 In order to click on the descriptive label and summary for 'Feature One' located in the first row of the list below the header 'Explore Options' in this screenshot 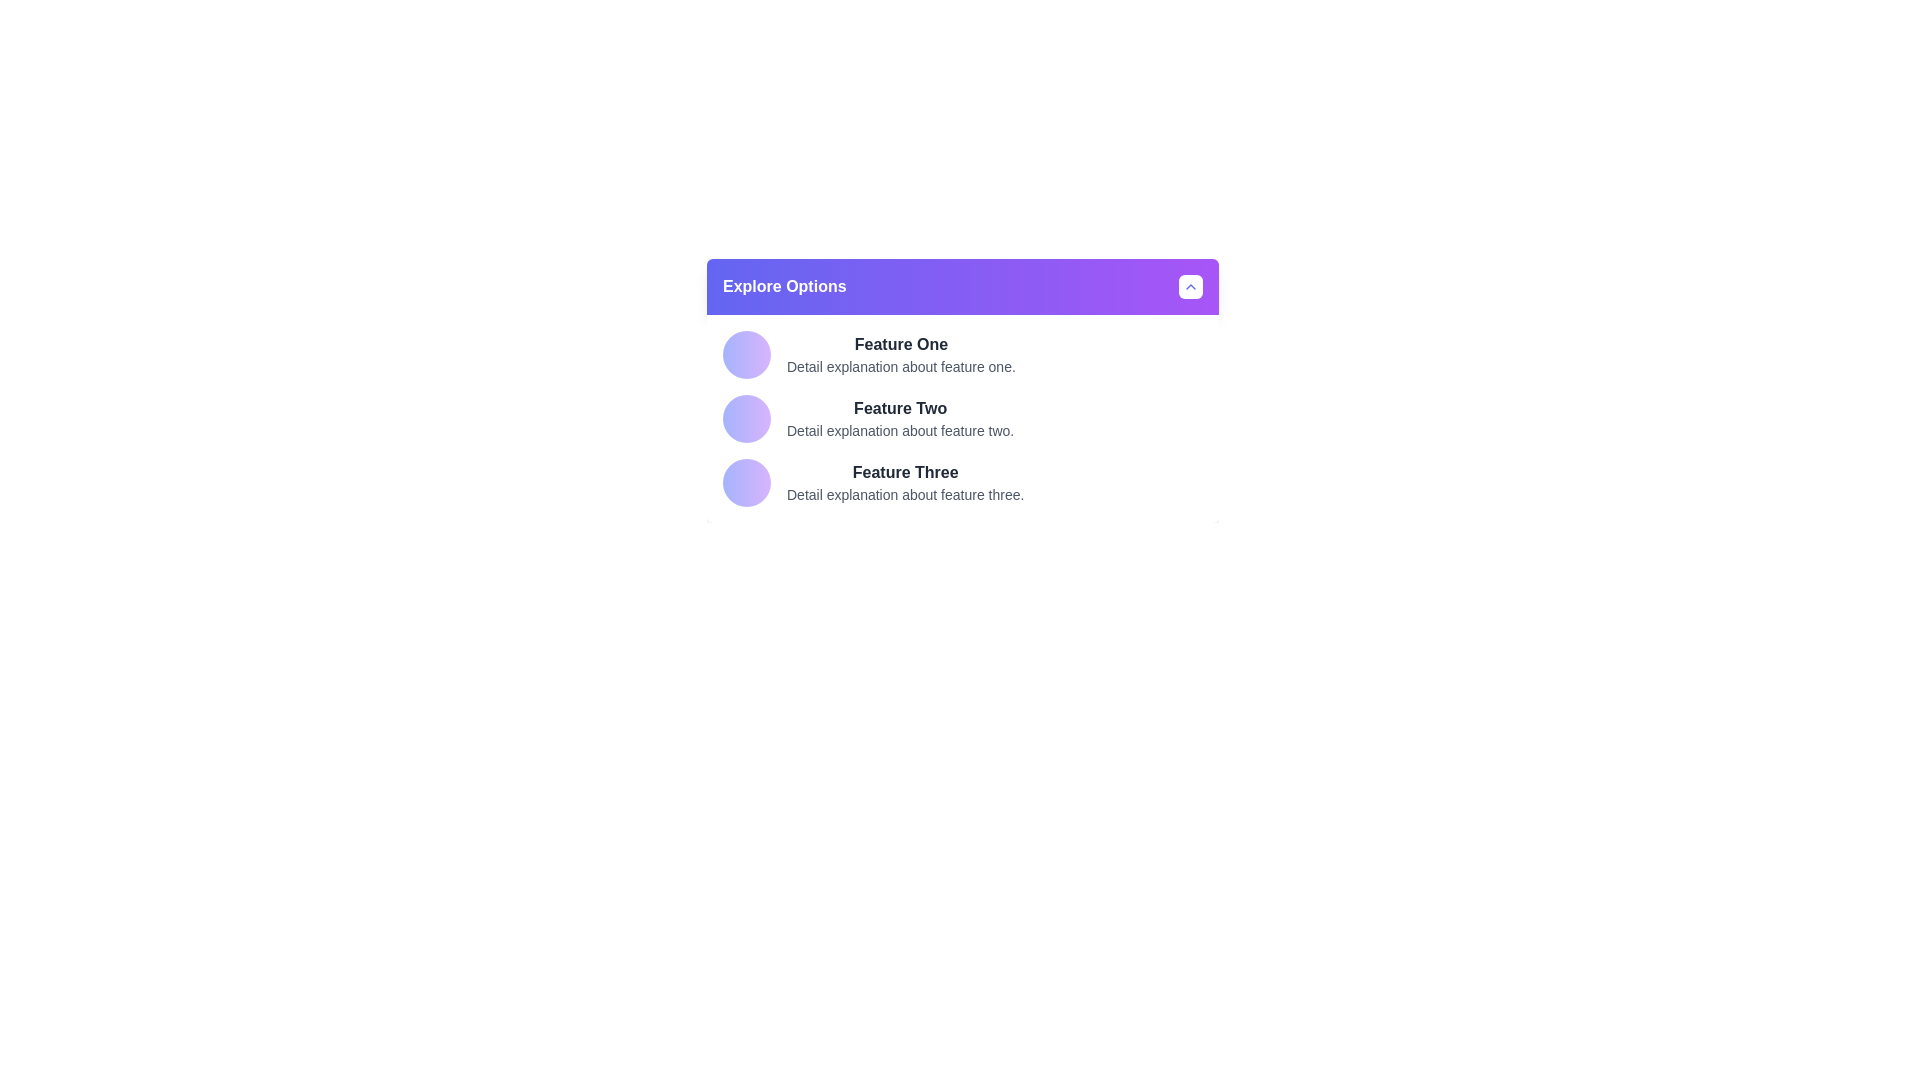, I will do `click(900, 353)`.